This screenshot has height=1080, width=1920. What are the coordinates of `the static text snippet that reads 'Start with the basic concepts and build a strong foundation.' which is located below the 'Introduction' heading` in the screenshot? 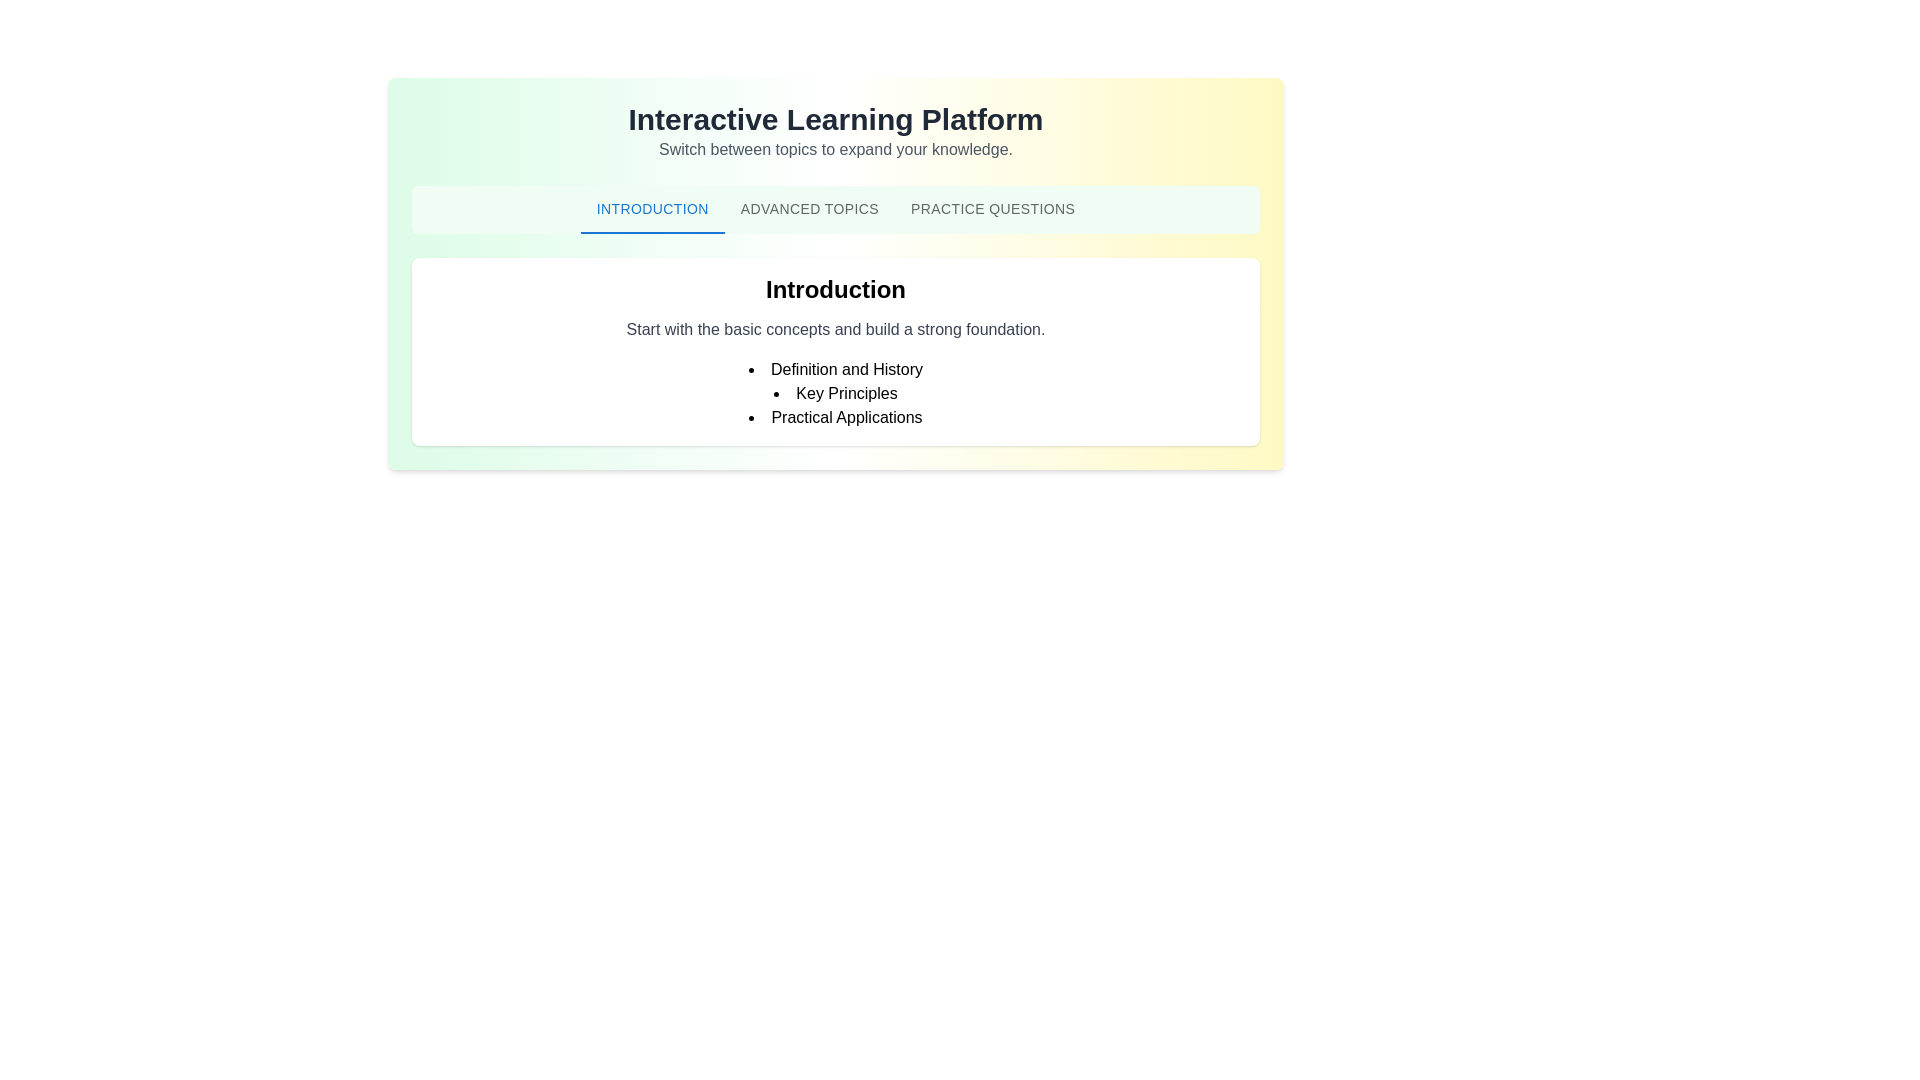 It's located at (835, 329).